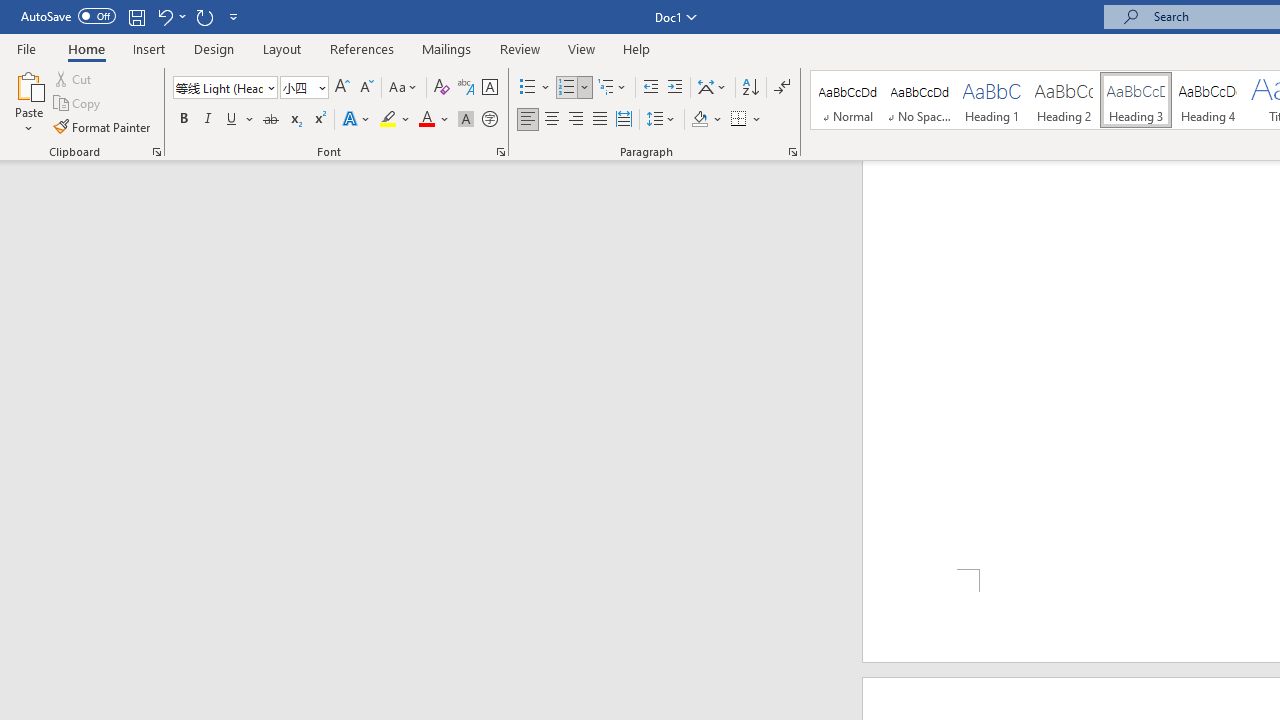 This screenshot has height=720, width=1280. Describe the element at coordinates (164, 16) in the screenshot. I see `'Undo Number Default'` at that location.